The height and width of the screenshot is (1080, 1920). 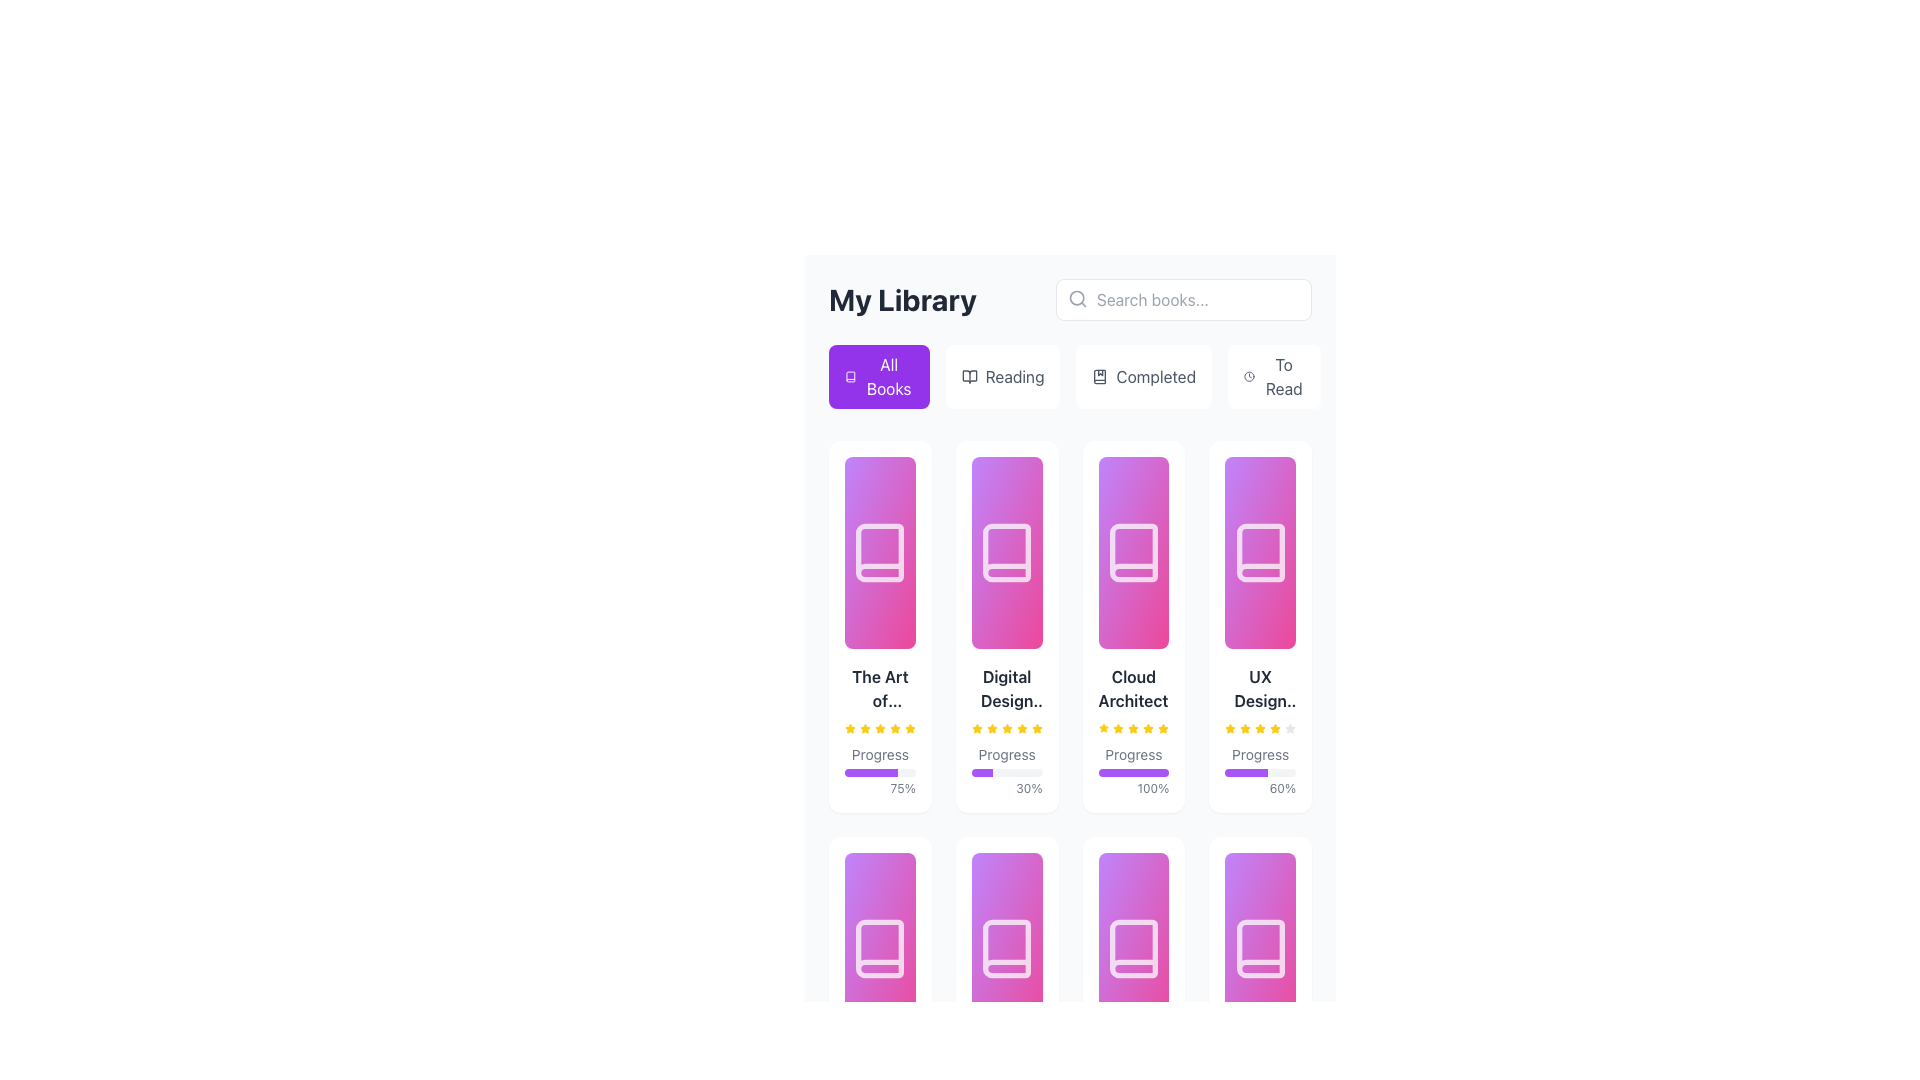 I want to click on the magnifying glass icon that indicates the search functionality within the search bar, located at the top-right area of the interface, positioned just before the placeholder text 'Search books...', so click(x=1077, y=299).